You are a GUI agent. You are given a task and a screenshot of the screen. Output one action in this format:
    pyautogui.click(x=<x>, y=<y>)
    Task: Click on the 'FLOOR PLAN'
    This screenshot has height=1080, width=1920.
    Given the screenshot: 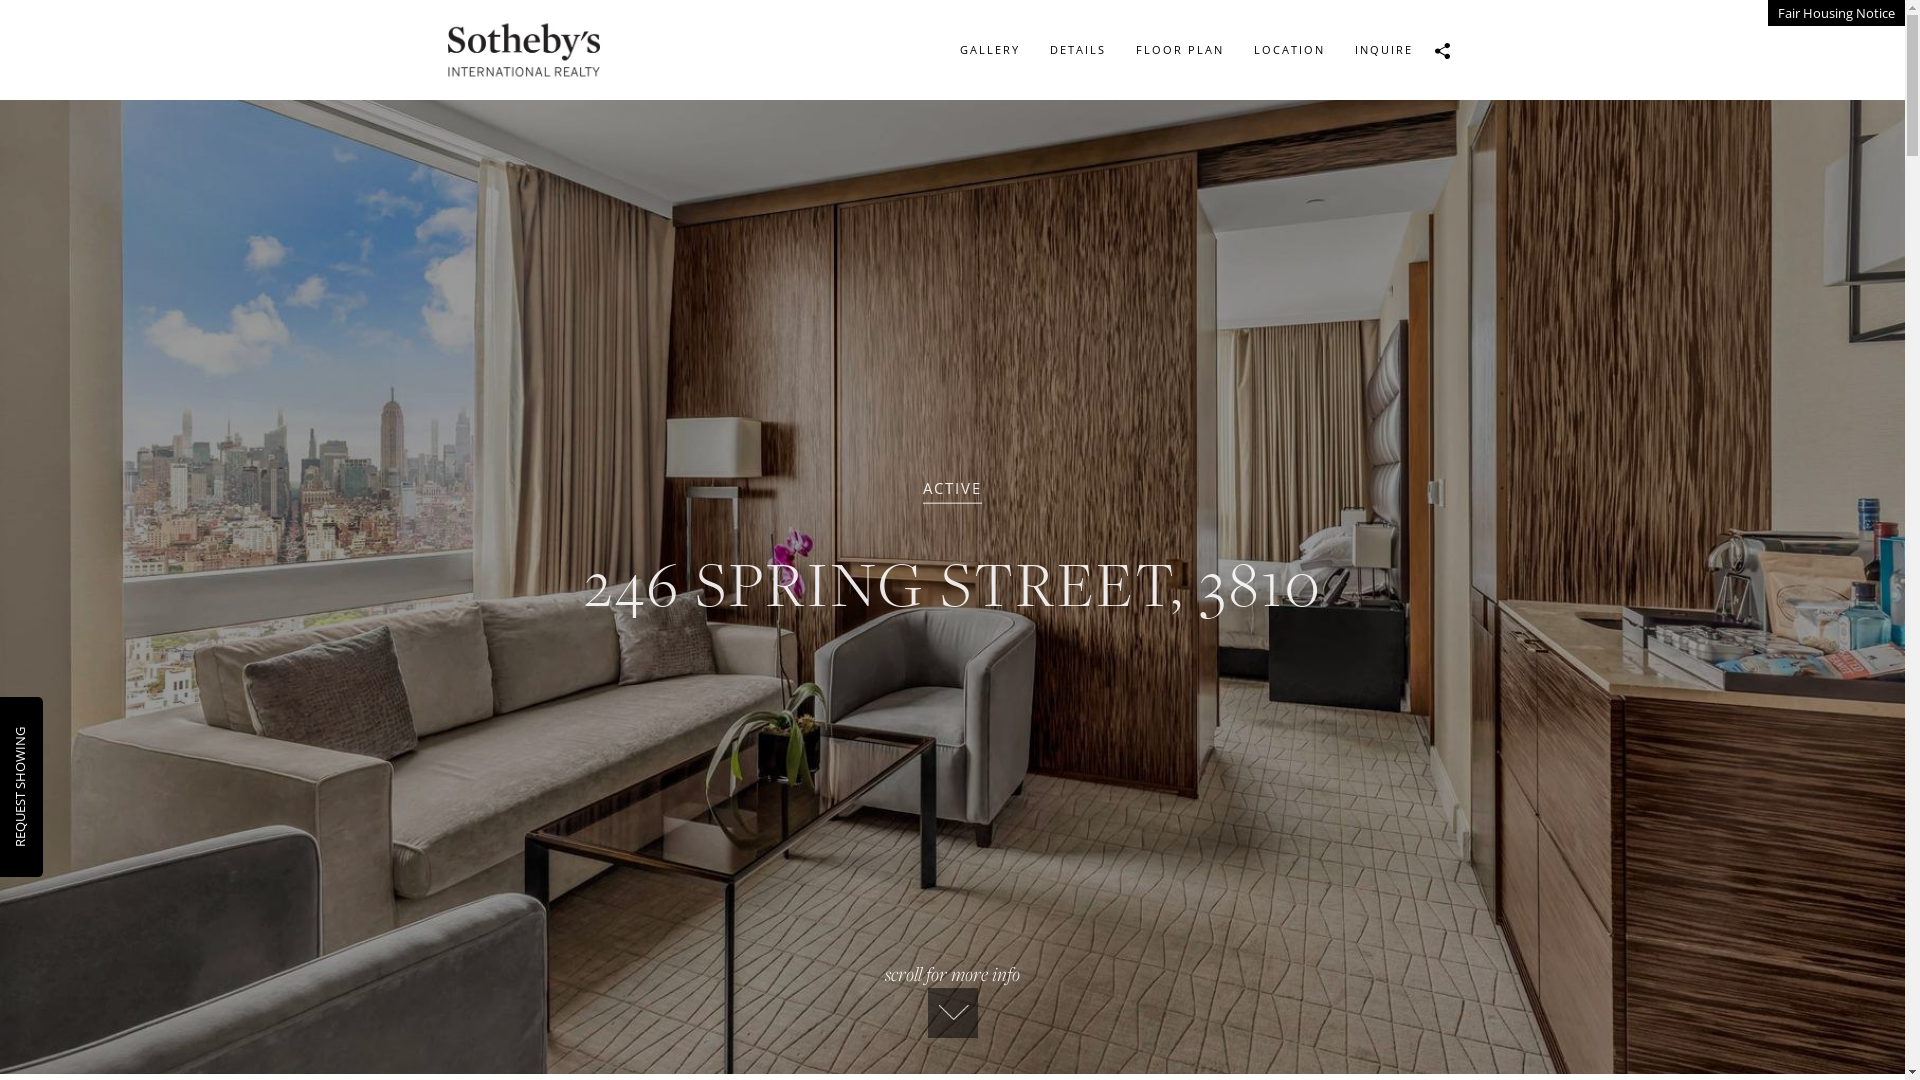 What is the action you would take?
    pyautogui.click(x=1179, y=49)
    